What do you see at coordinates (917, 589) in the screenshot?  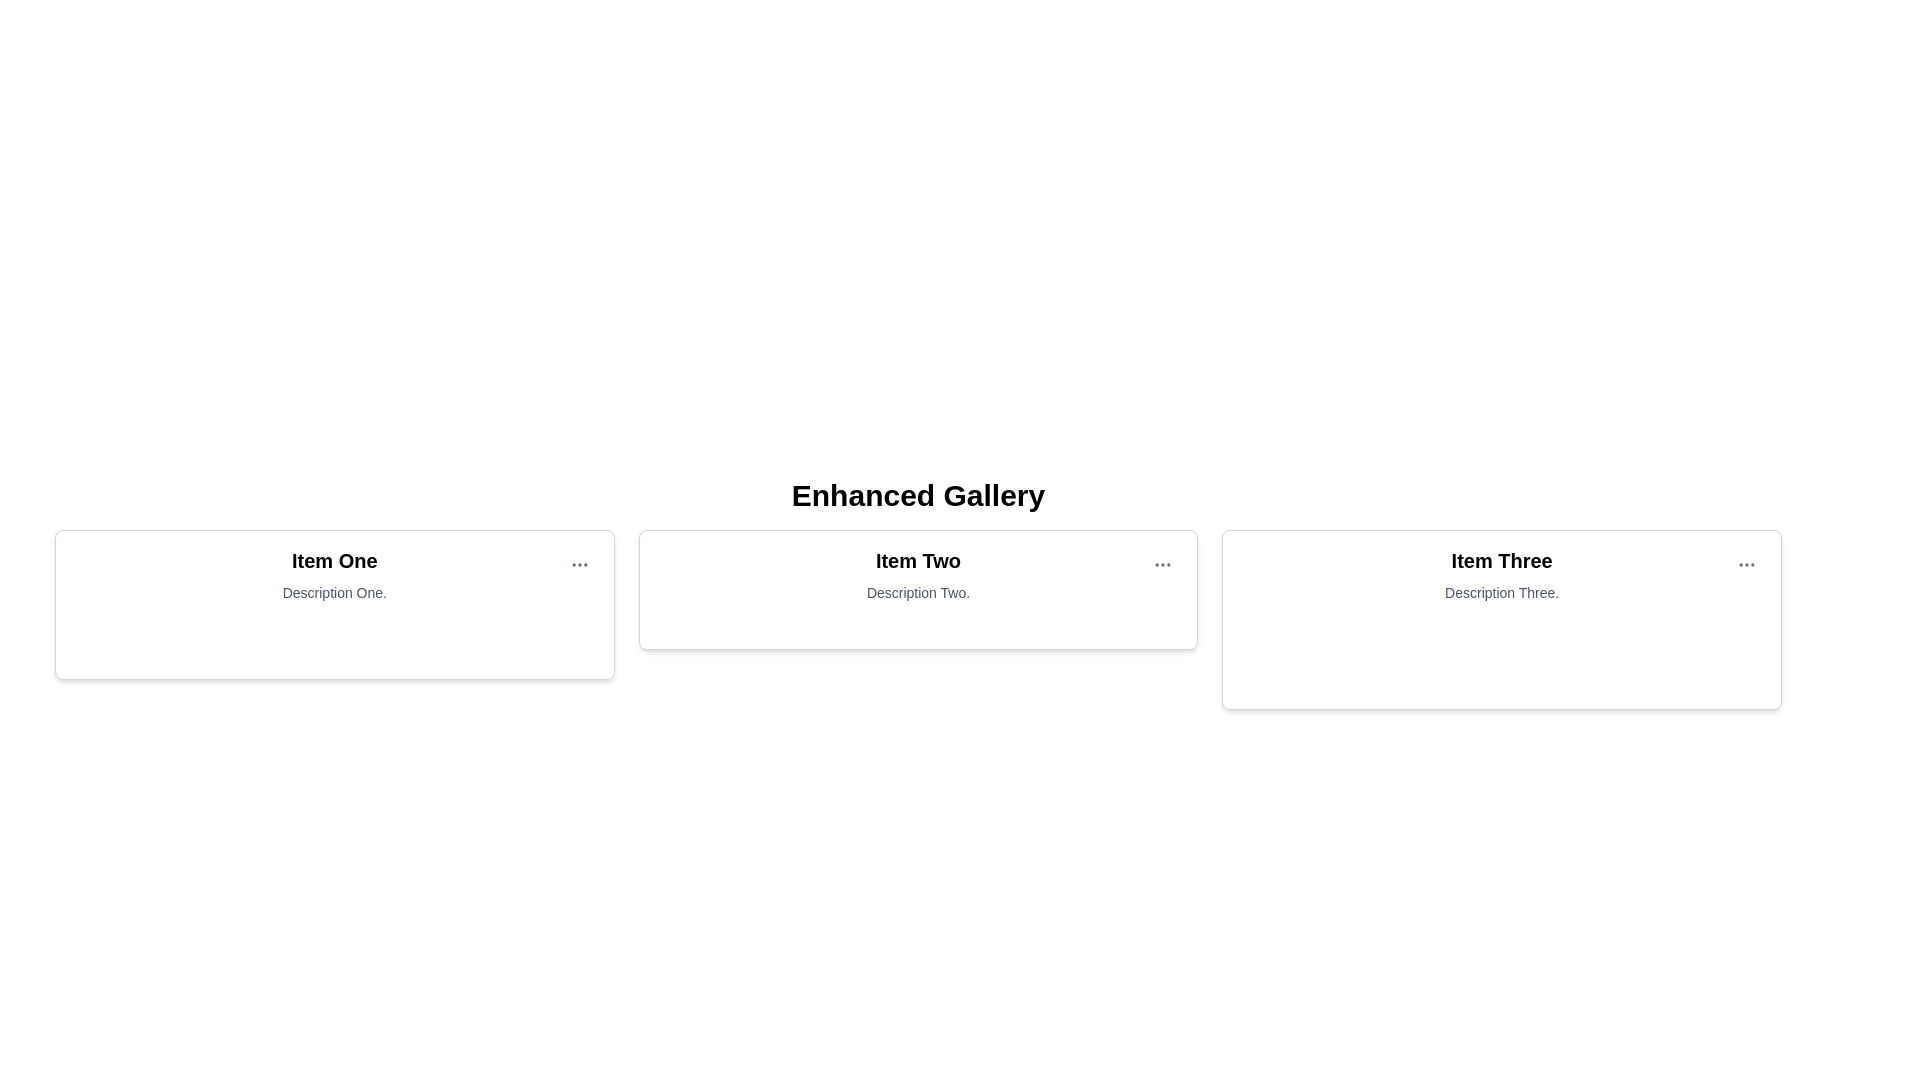 I see `the second card element in the horizontal grid layout for potential navigation` at bounding box center [917, 589].